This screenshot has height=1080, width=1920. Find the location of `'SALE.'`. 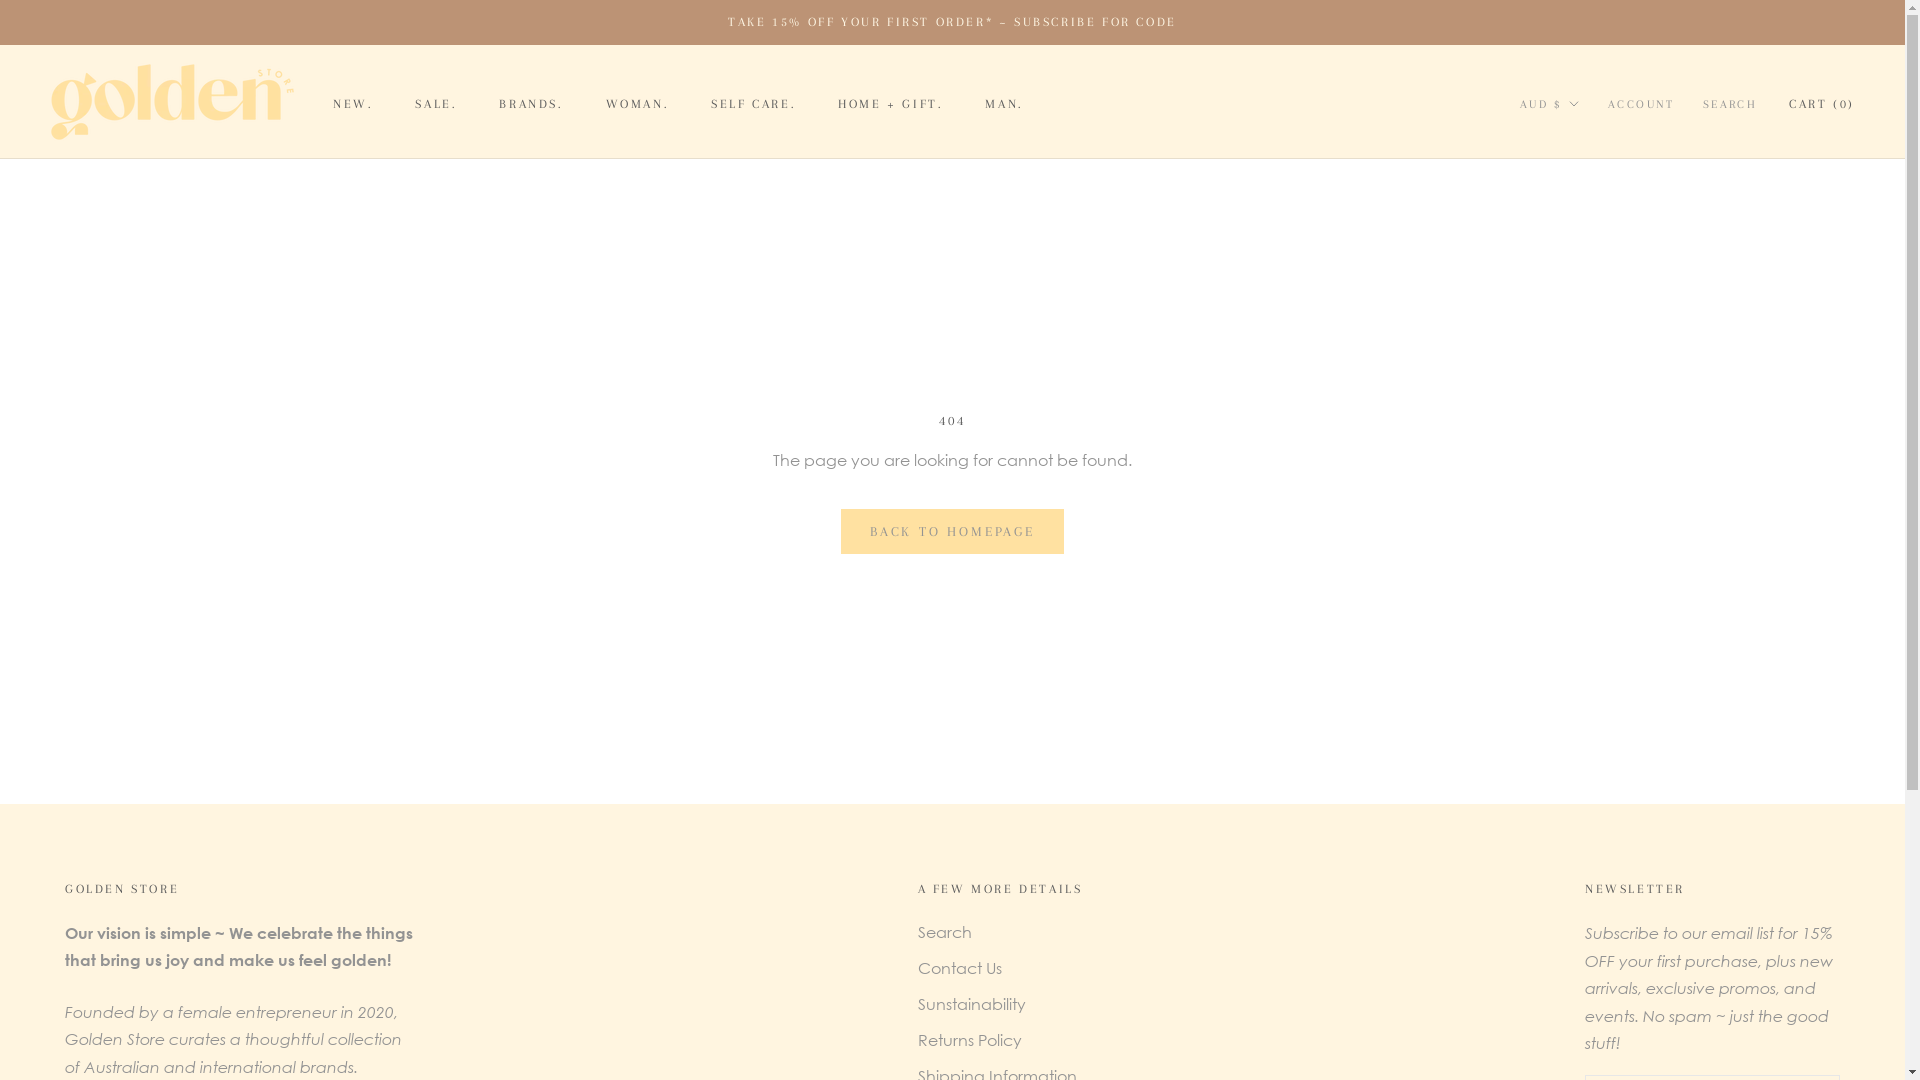

'SALE.' is located at coordinates (435, 104).